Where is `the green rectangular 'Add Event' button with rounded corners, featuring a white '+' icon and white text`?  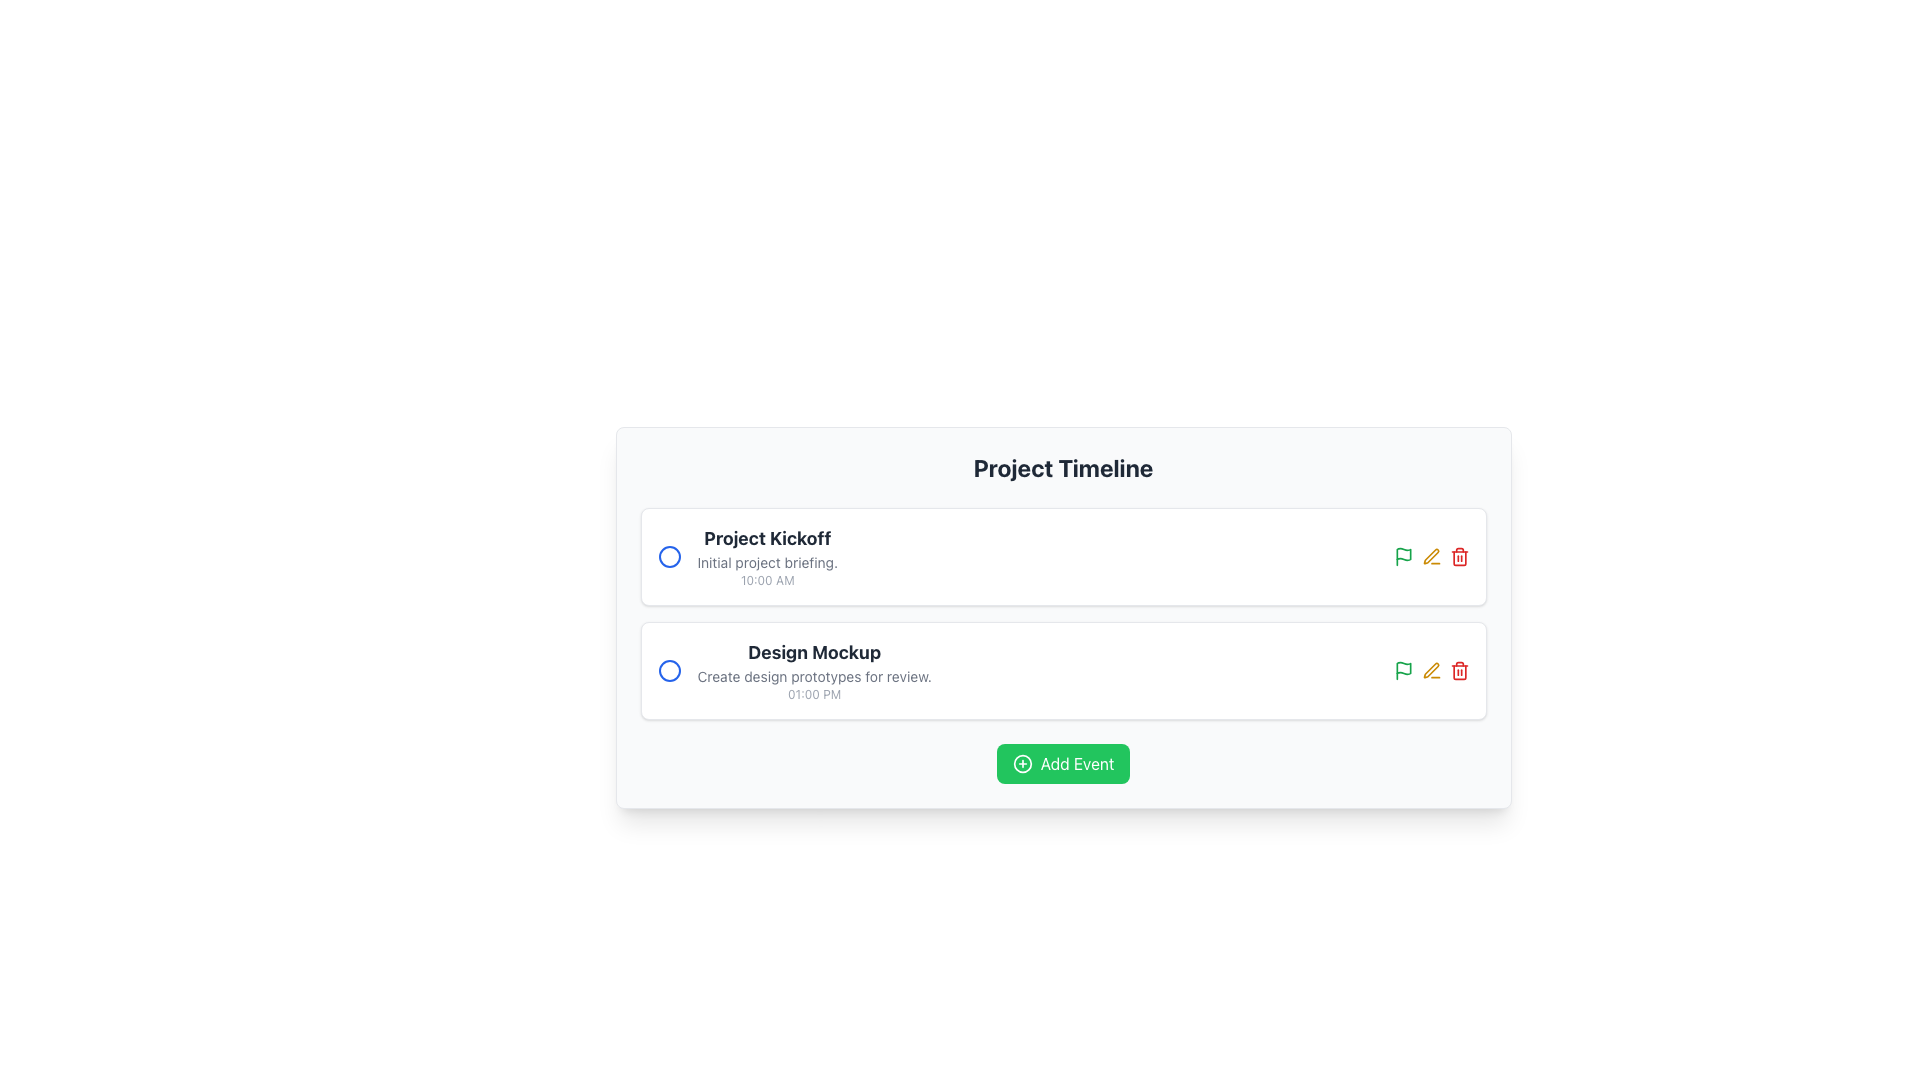
the green rectangular 'Add Event' button with rounded corners, featuring a white '+' icon and white text is located at coordinates (1062, 763).